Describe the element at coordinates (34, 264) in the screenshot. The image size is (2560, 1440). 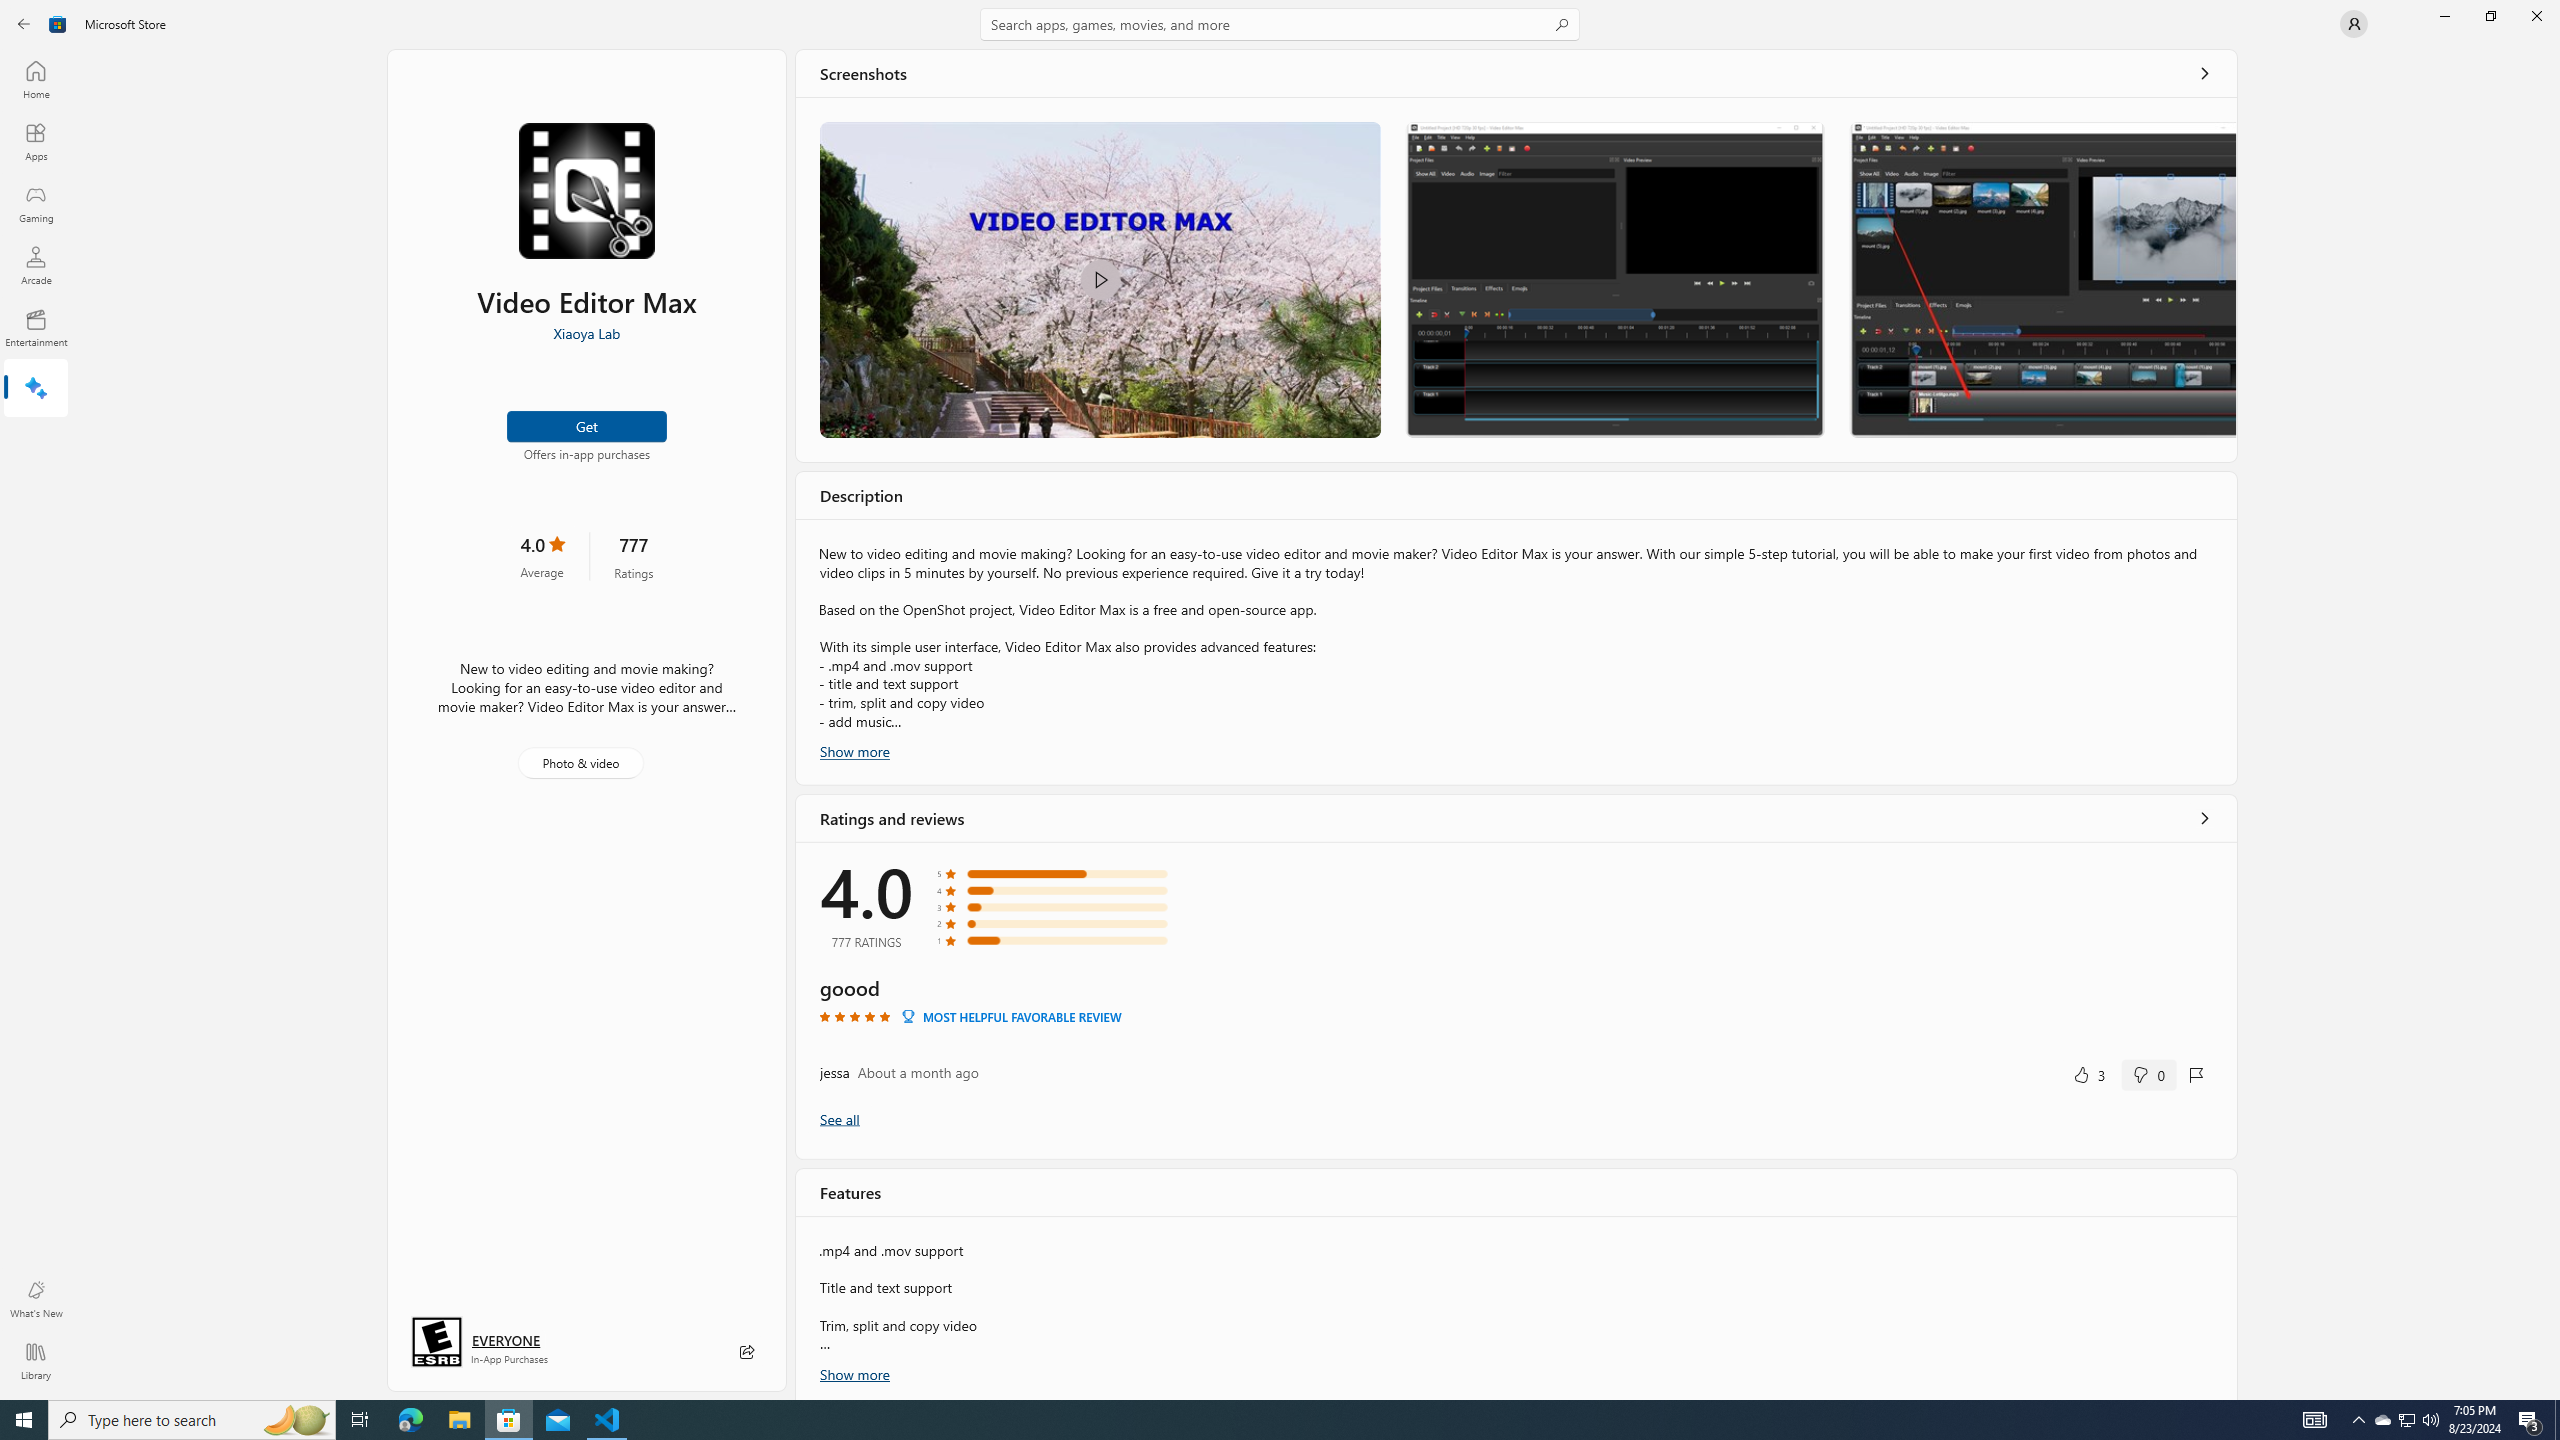
I see `'Arcade'` at that location.